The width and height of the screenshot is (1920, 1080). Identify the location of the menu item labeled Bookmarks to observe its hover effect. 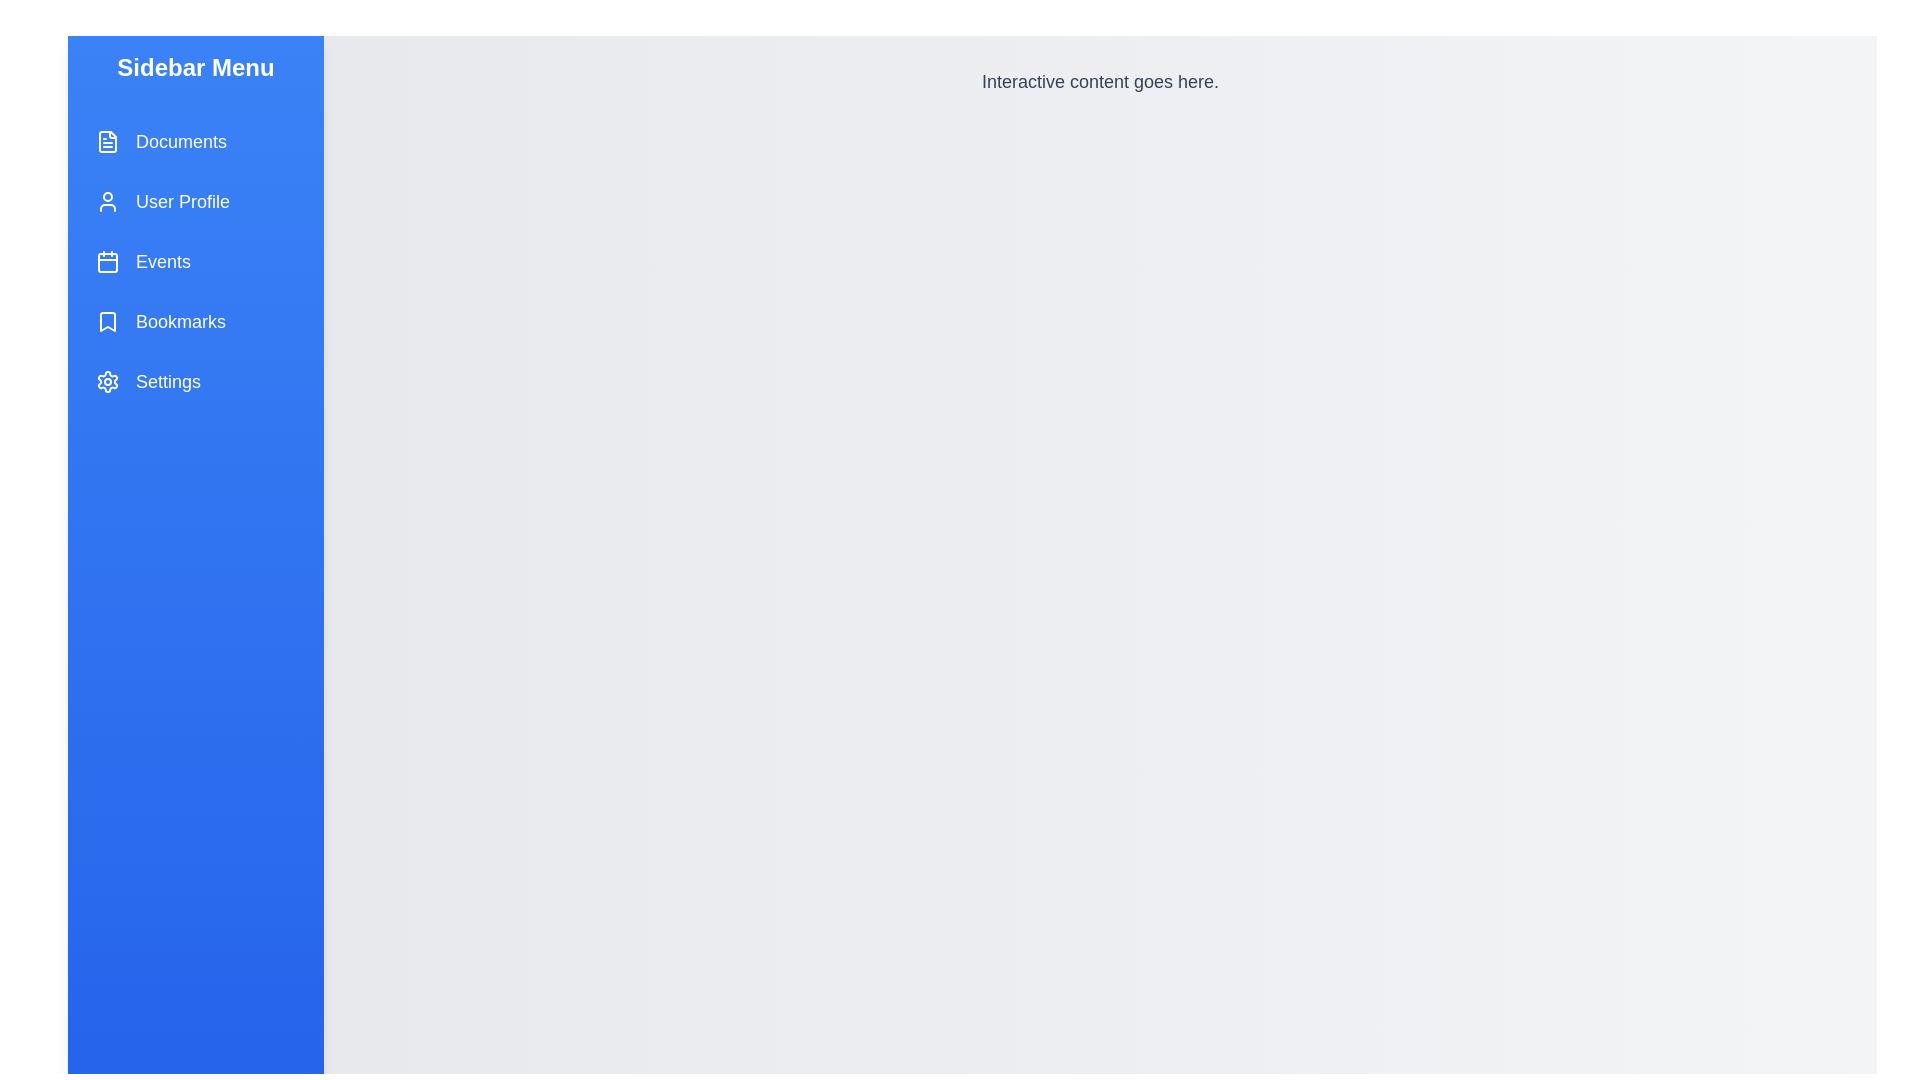
(196, 320).